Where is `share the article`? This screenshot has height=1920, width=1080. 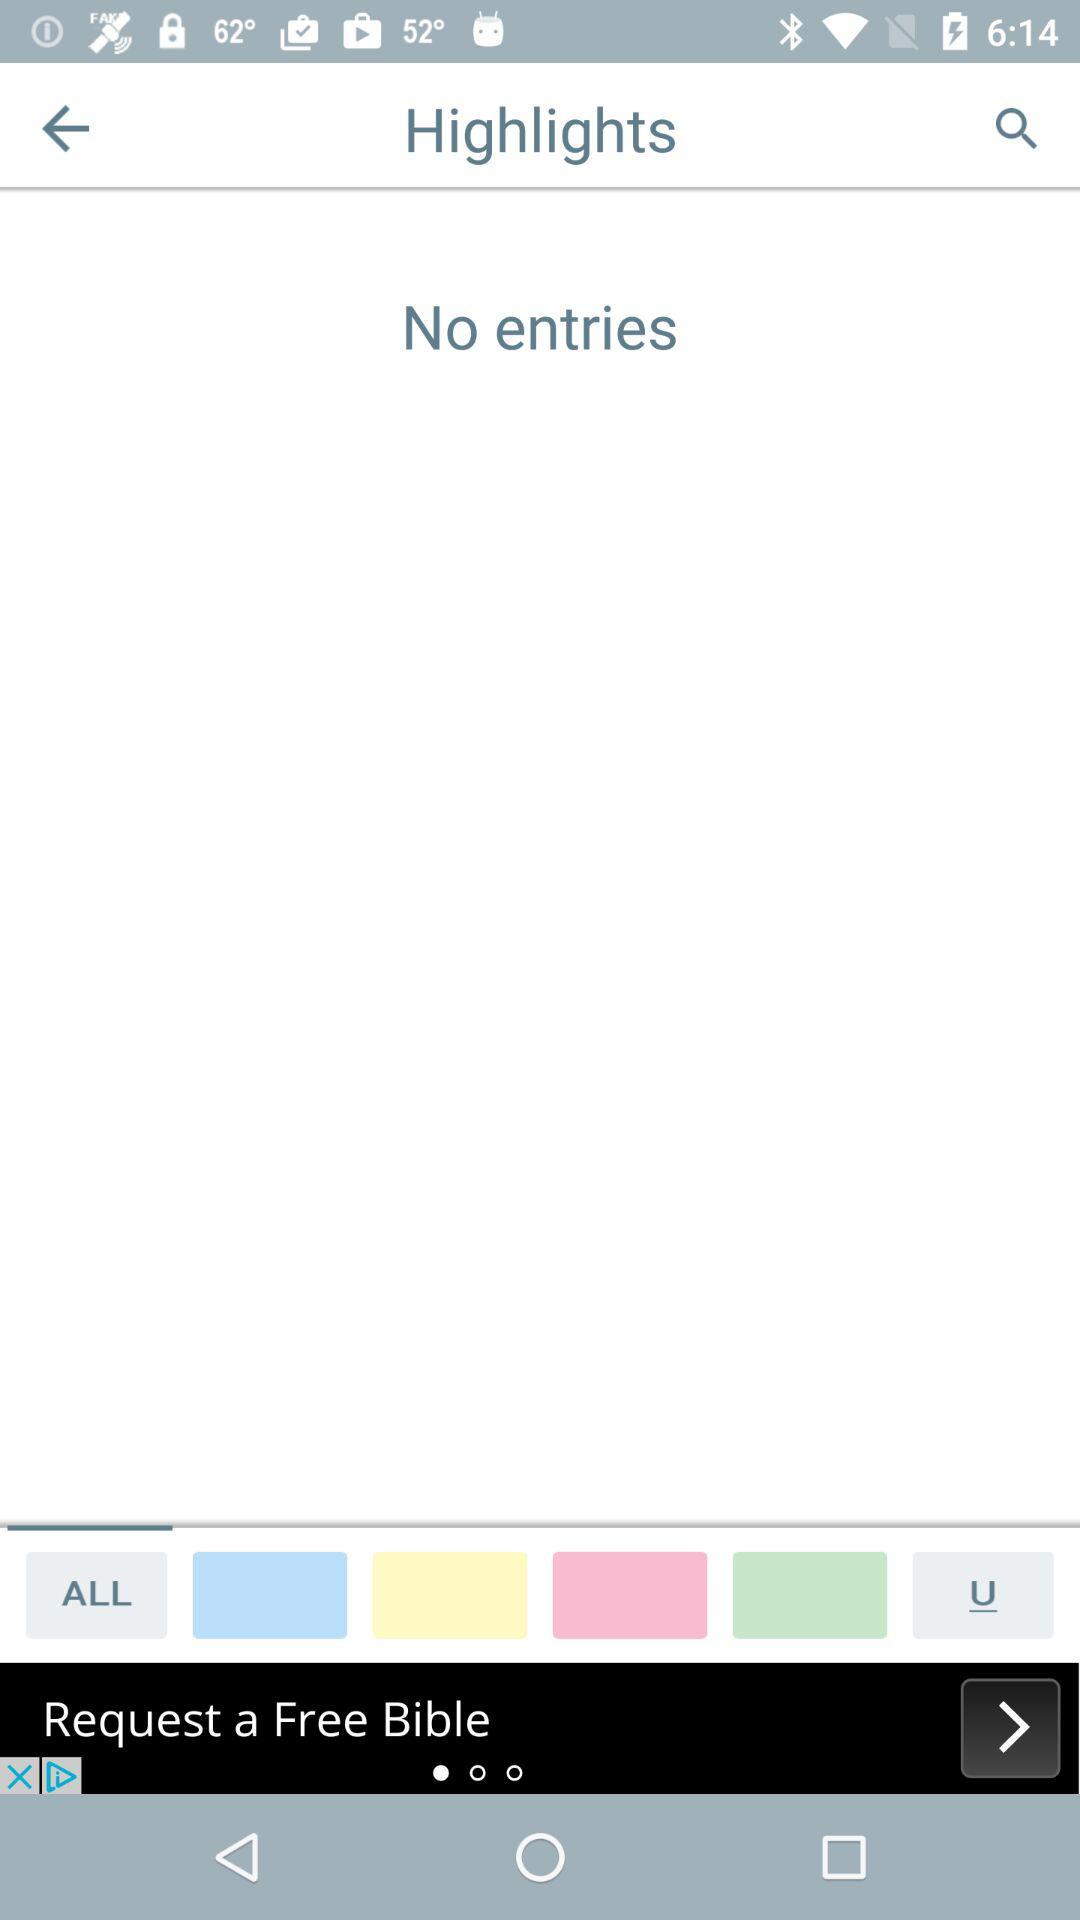
share the article is located at coordinates (88, 1593).